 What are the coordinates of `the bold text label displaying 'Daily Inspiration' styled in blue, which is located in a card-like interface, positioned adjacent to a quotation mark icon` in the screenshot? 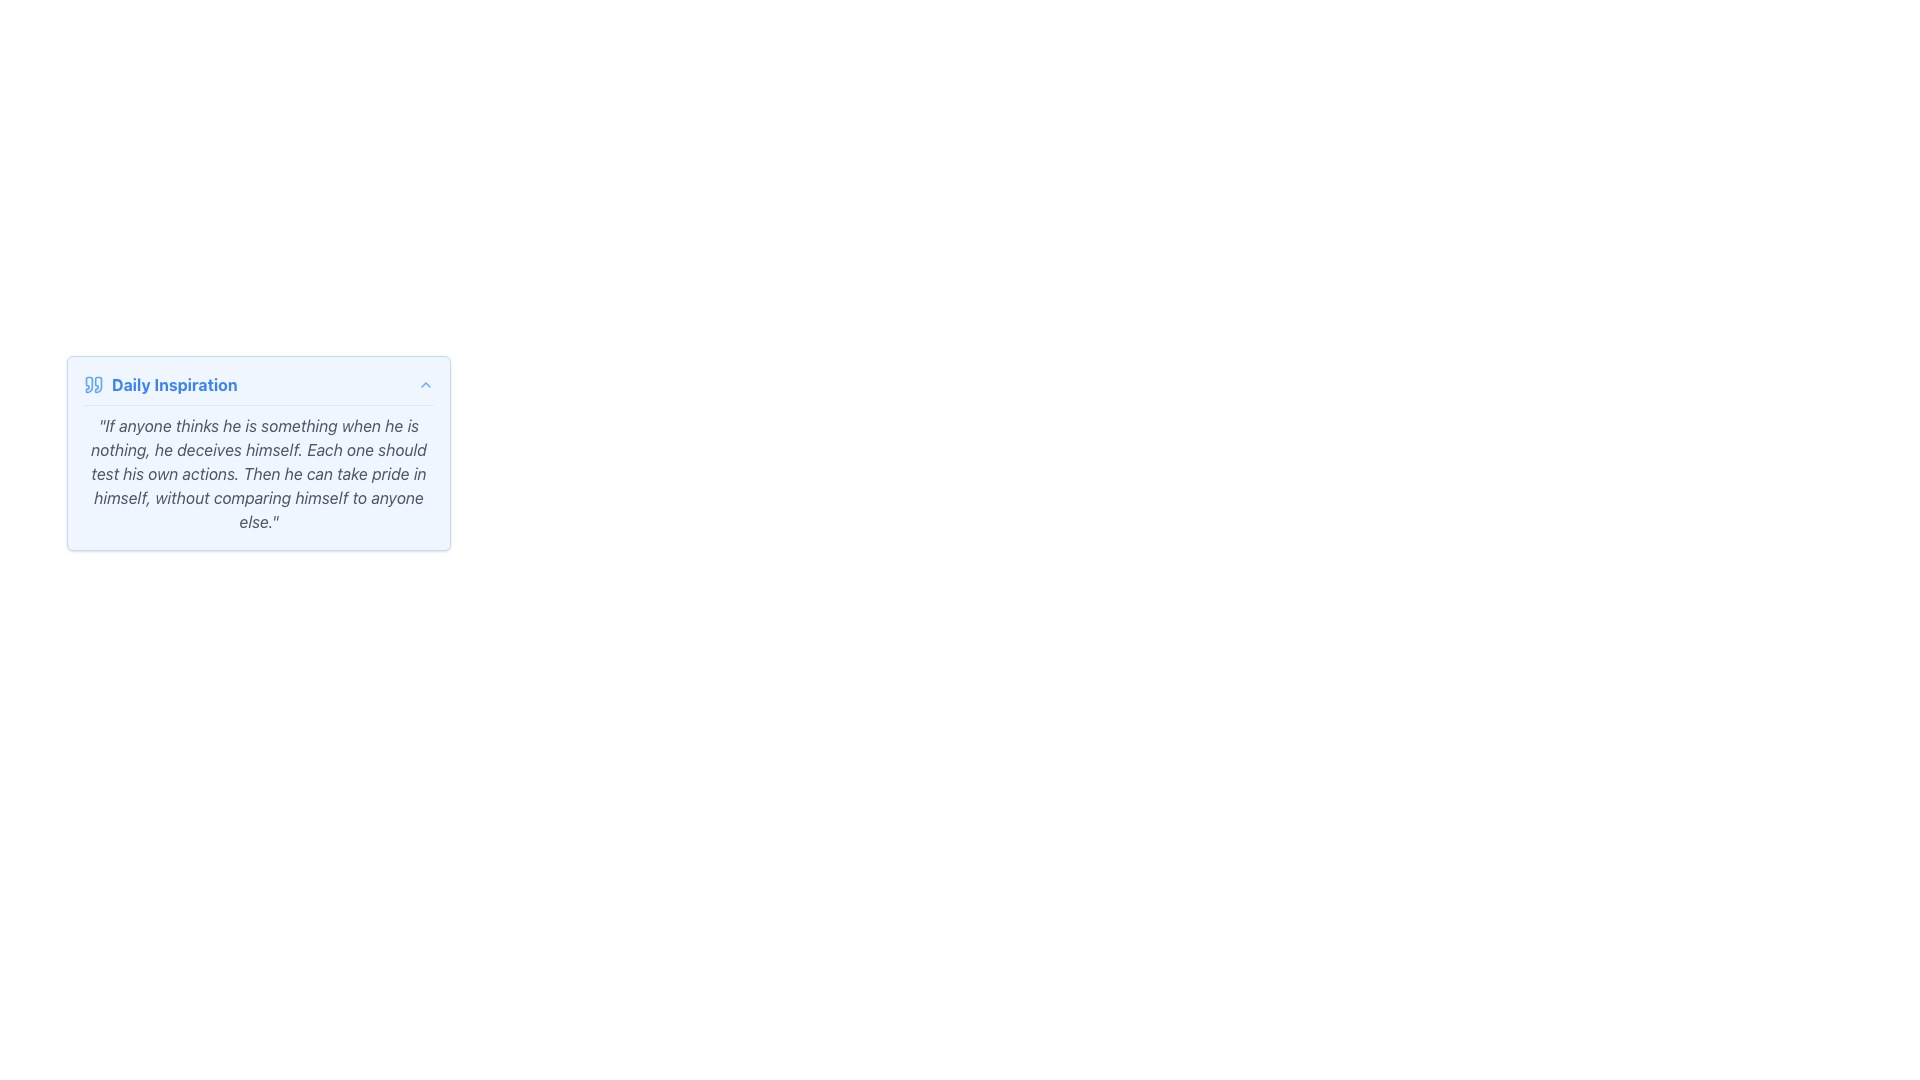 It's located at (174, 385).